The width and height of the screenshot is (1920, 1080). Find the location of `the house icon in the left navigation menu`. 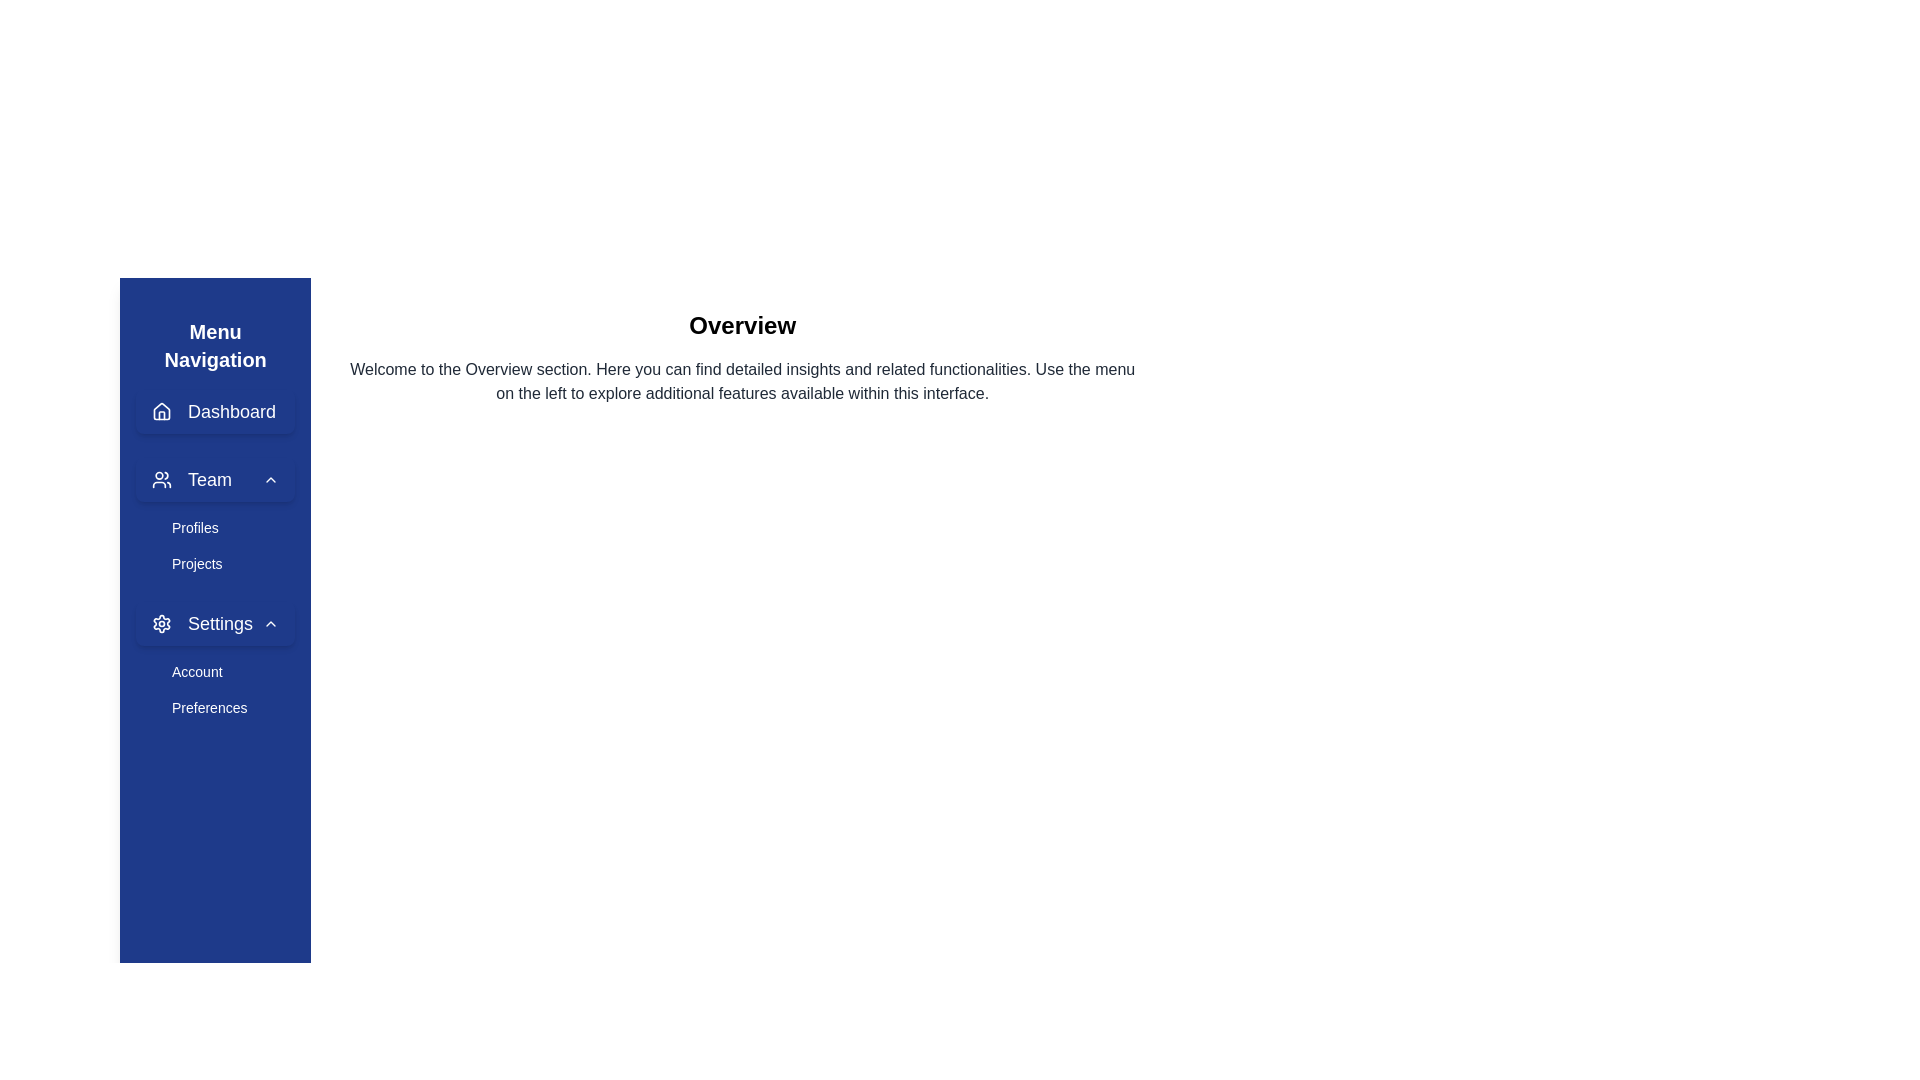

the house icon in the left navigation menu is located at coordinates (162, 411).